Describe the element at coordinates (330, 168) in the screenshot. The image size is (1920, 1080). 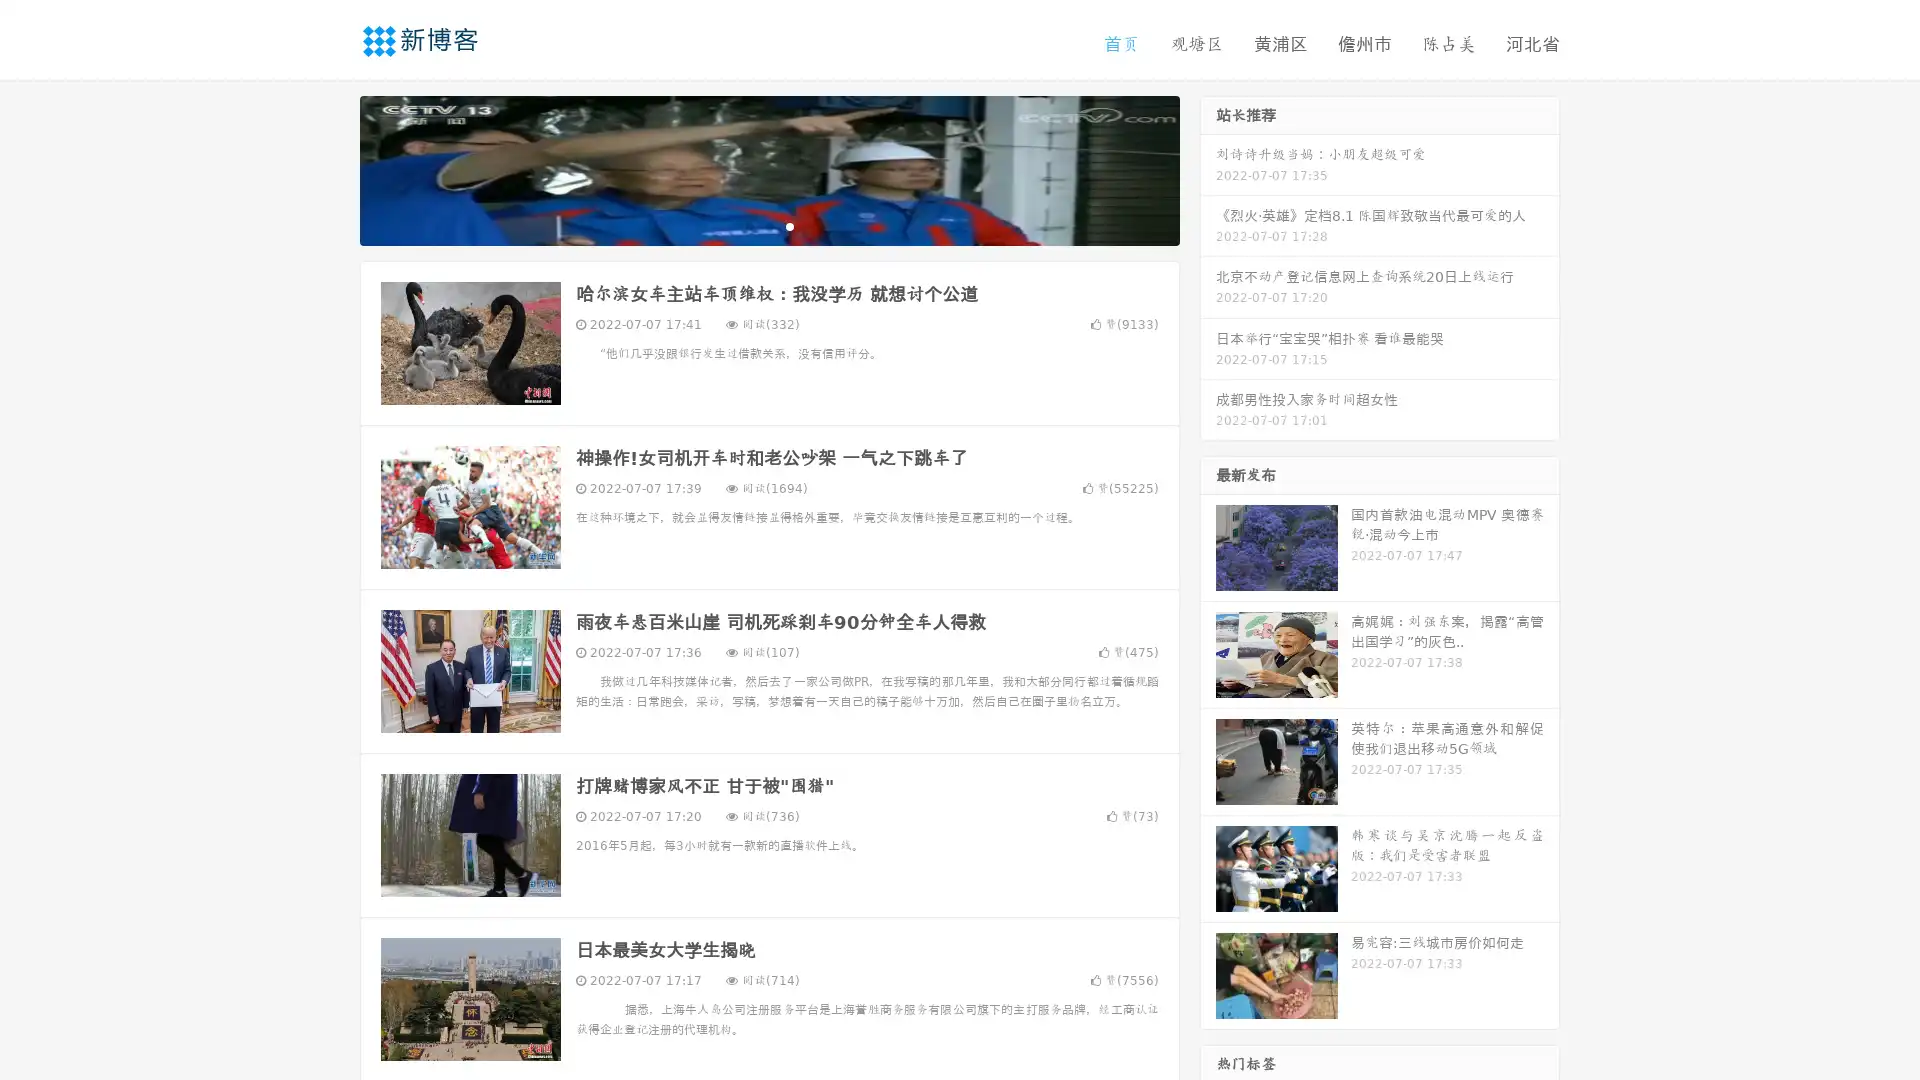
I see `Previous slide` at that location.